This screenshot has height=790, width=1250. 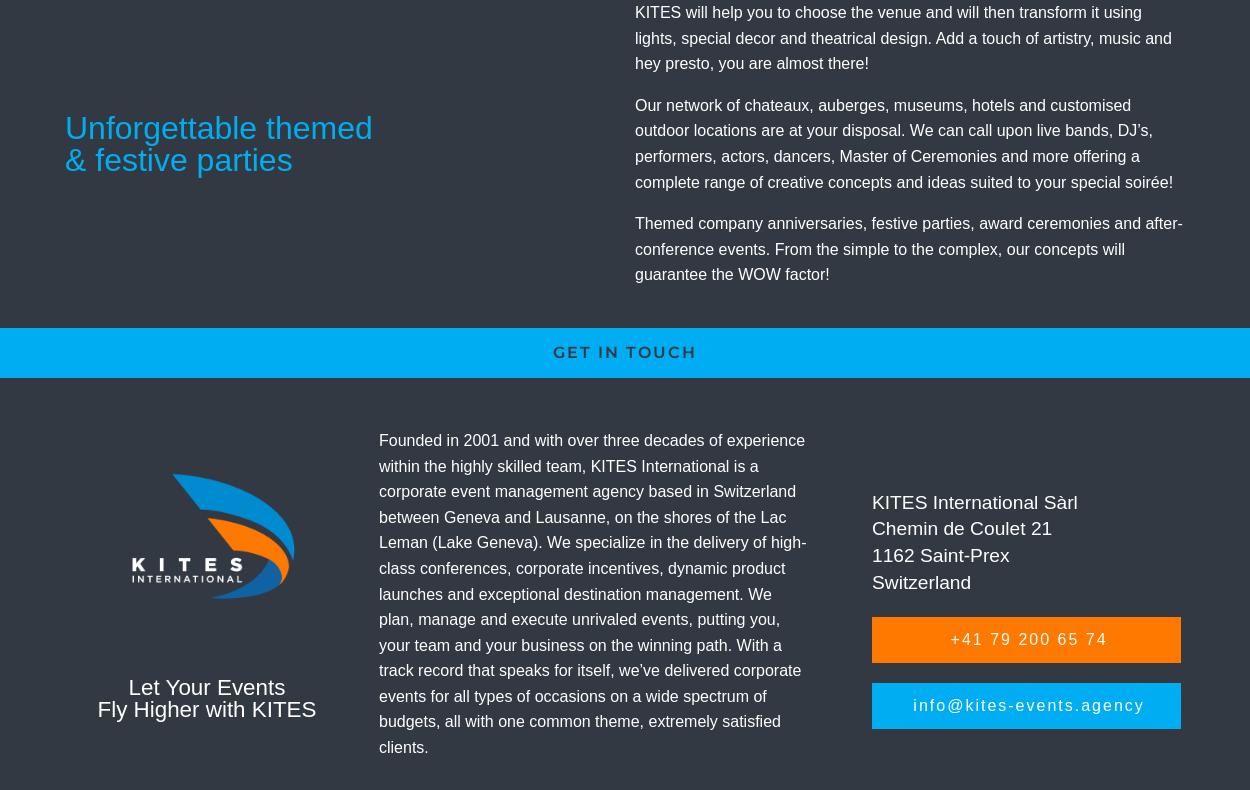 What do you see at coordinates (625, 352) in the screenshot?
I see `'Get in Touch'` at bounding box center [625, 352].